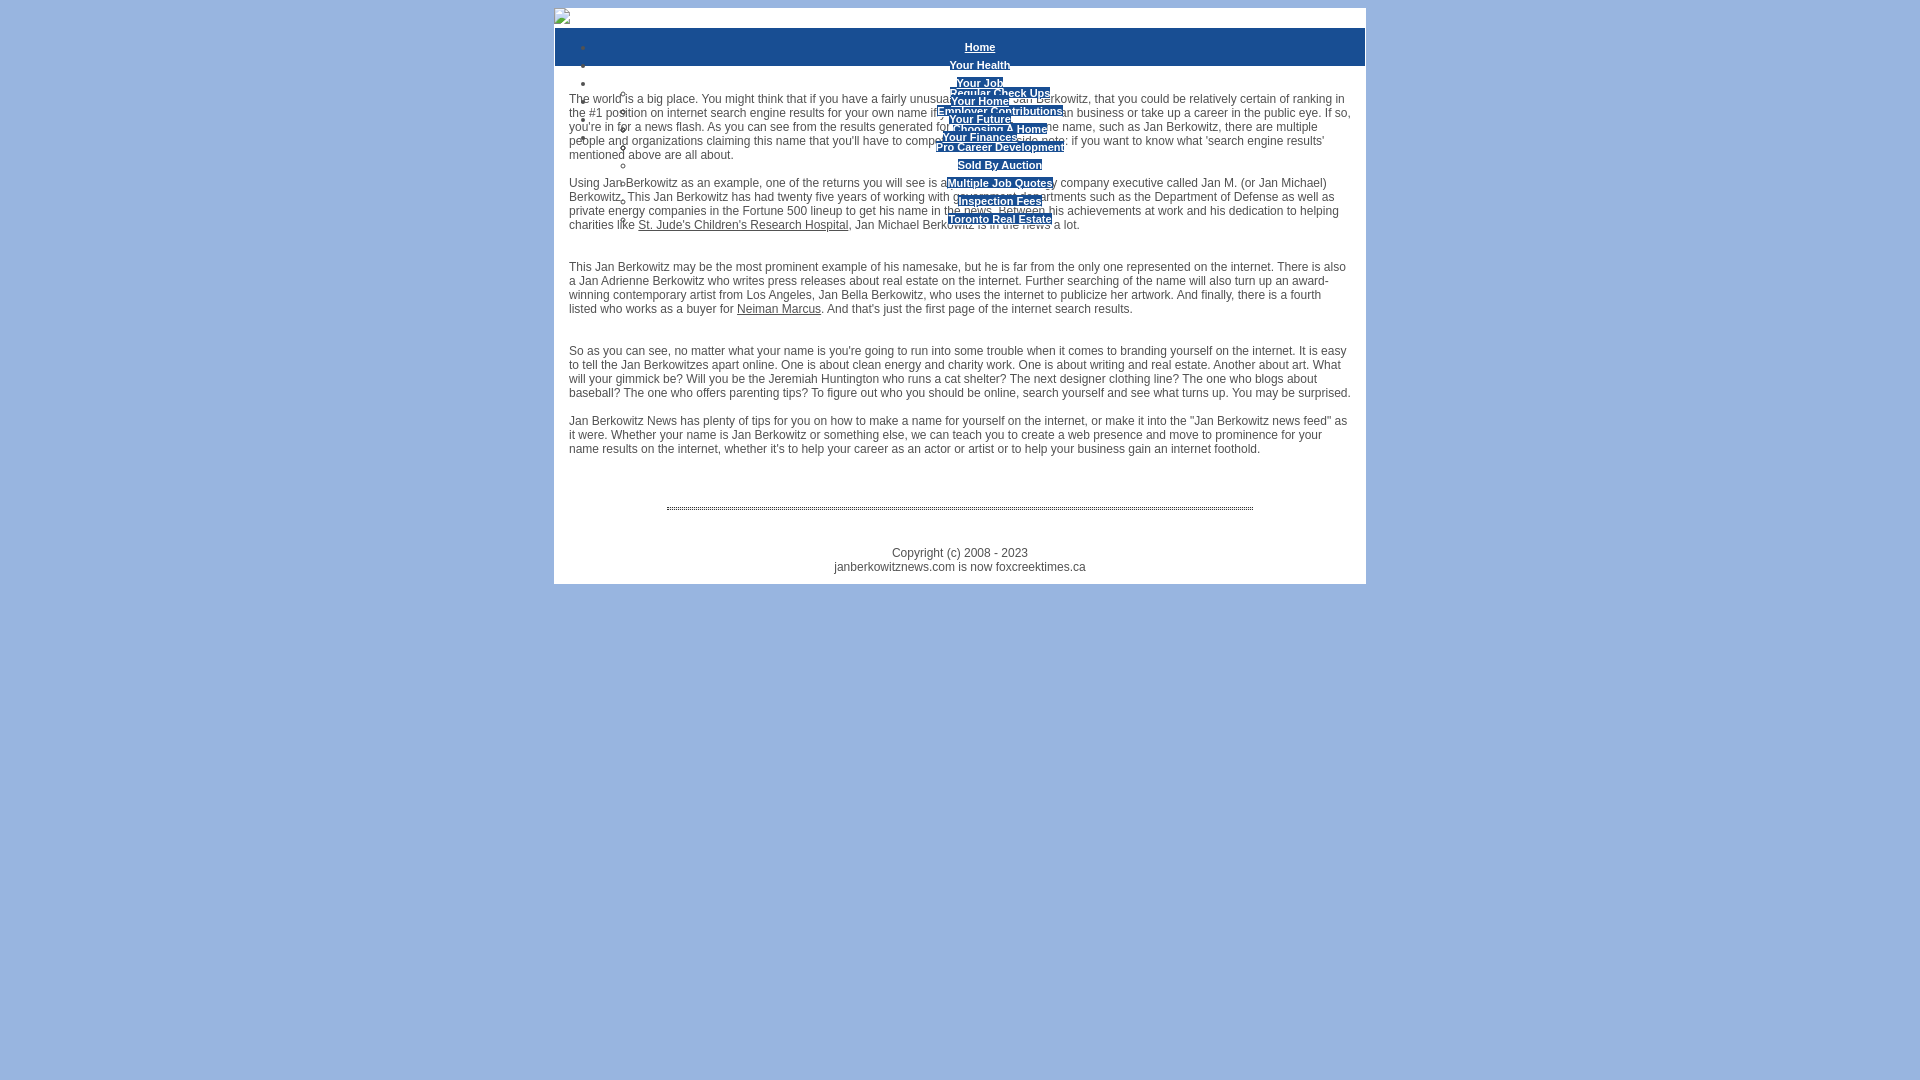  What do you see at coordinates (955, 82) in the screenshot?
I see `'Your Job'` at bounding box center [955, 82].